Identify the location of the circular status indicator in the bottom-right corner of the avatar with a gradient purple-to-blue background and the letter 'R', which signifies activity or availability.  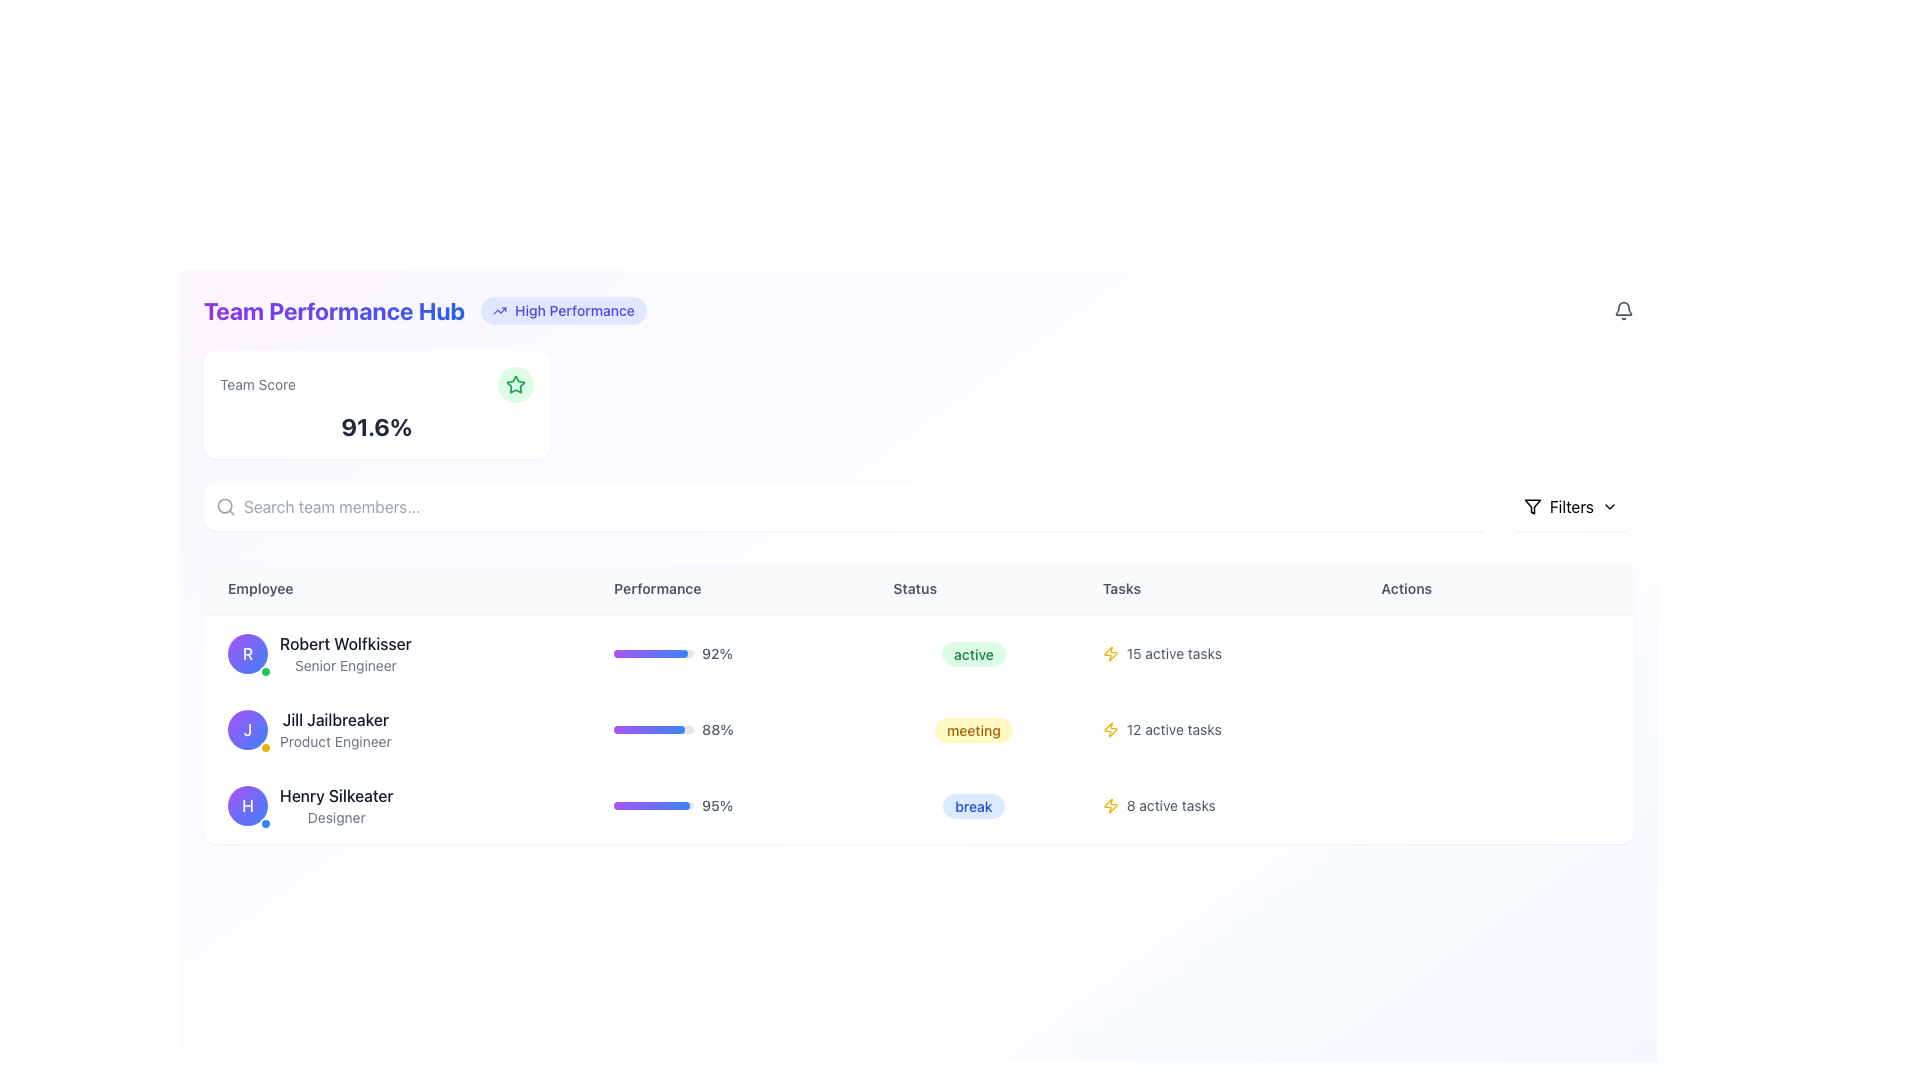
(264, 671).